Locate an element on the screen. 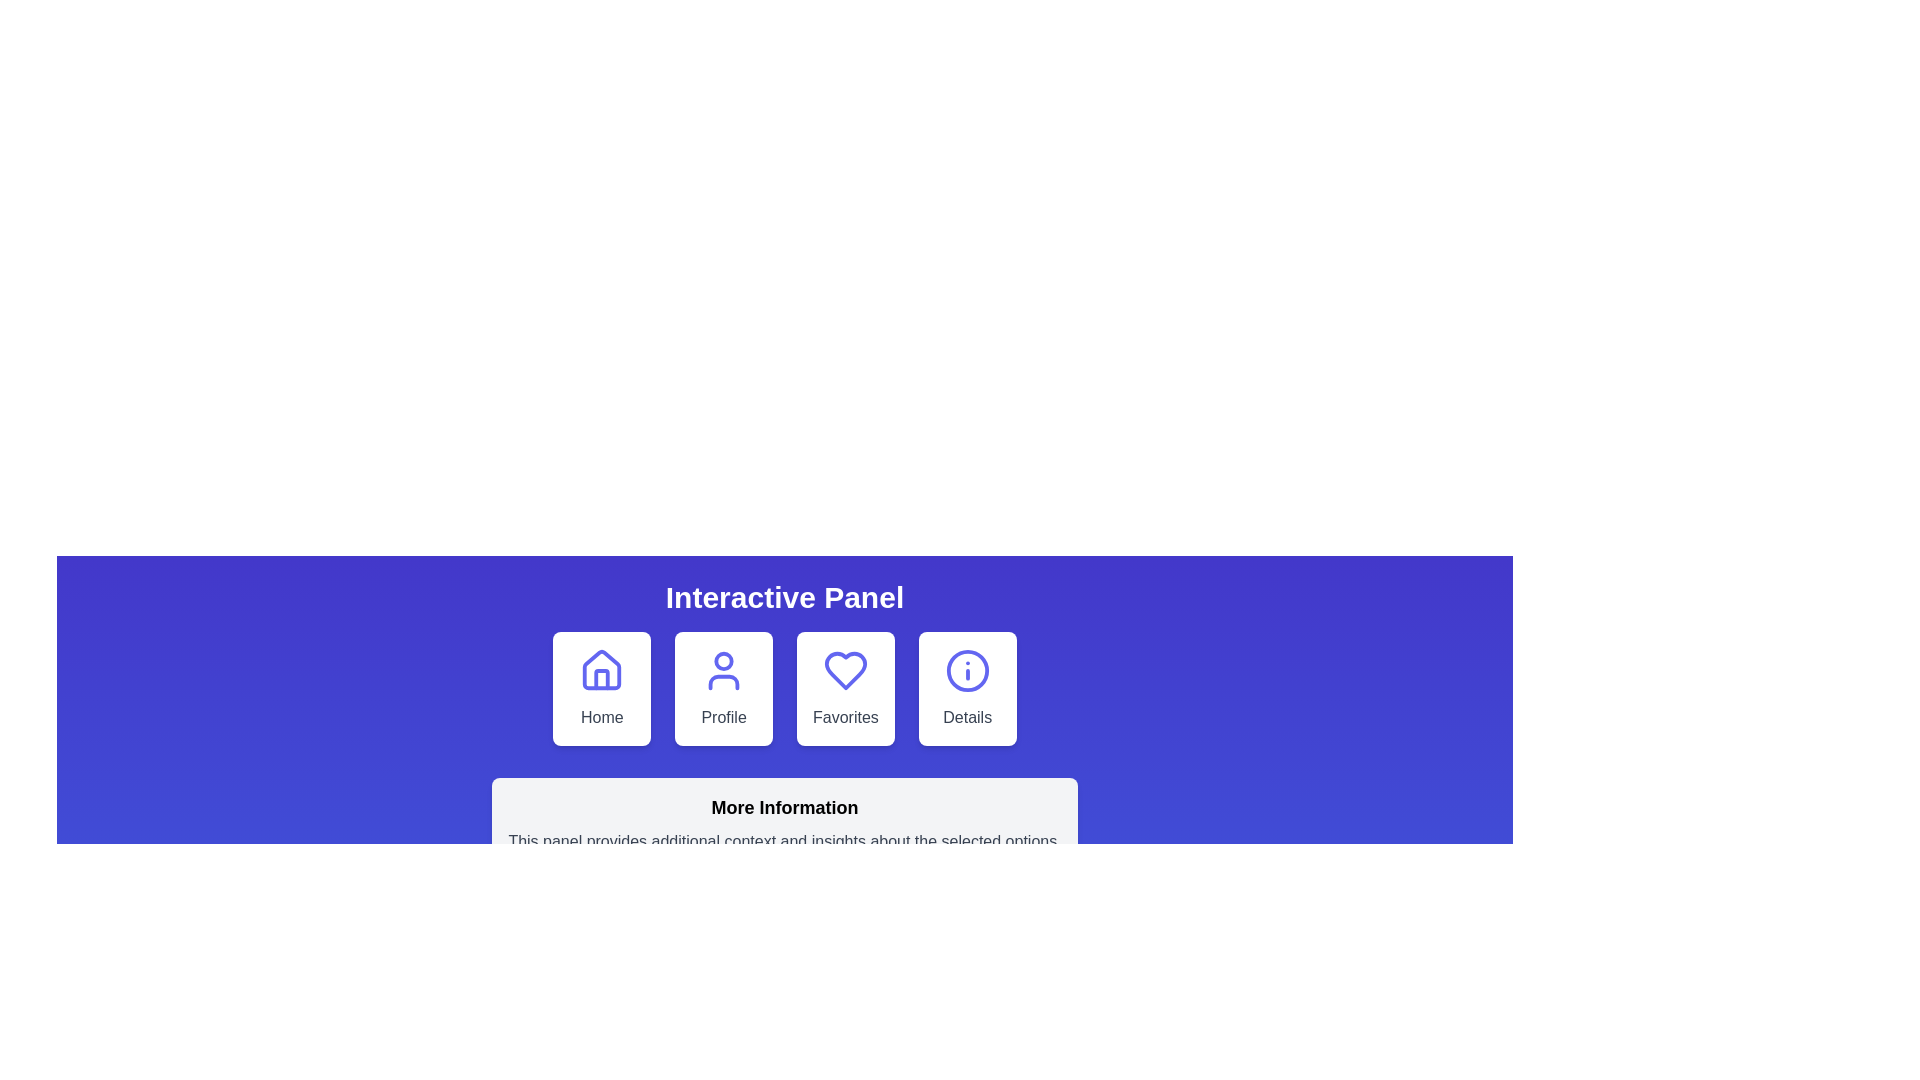 The image size is (1920, 1080). the heart-shaped icon with an indigo-blue outline, which is the third item in the interactive panel below the 'Interactive Panel' heading is located at coordinates (845, 671).